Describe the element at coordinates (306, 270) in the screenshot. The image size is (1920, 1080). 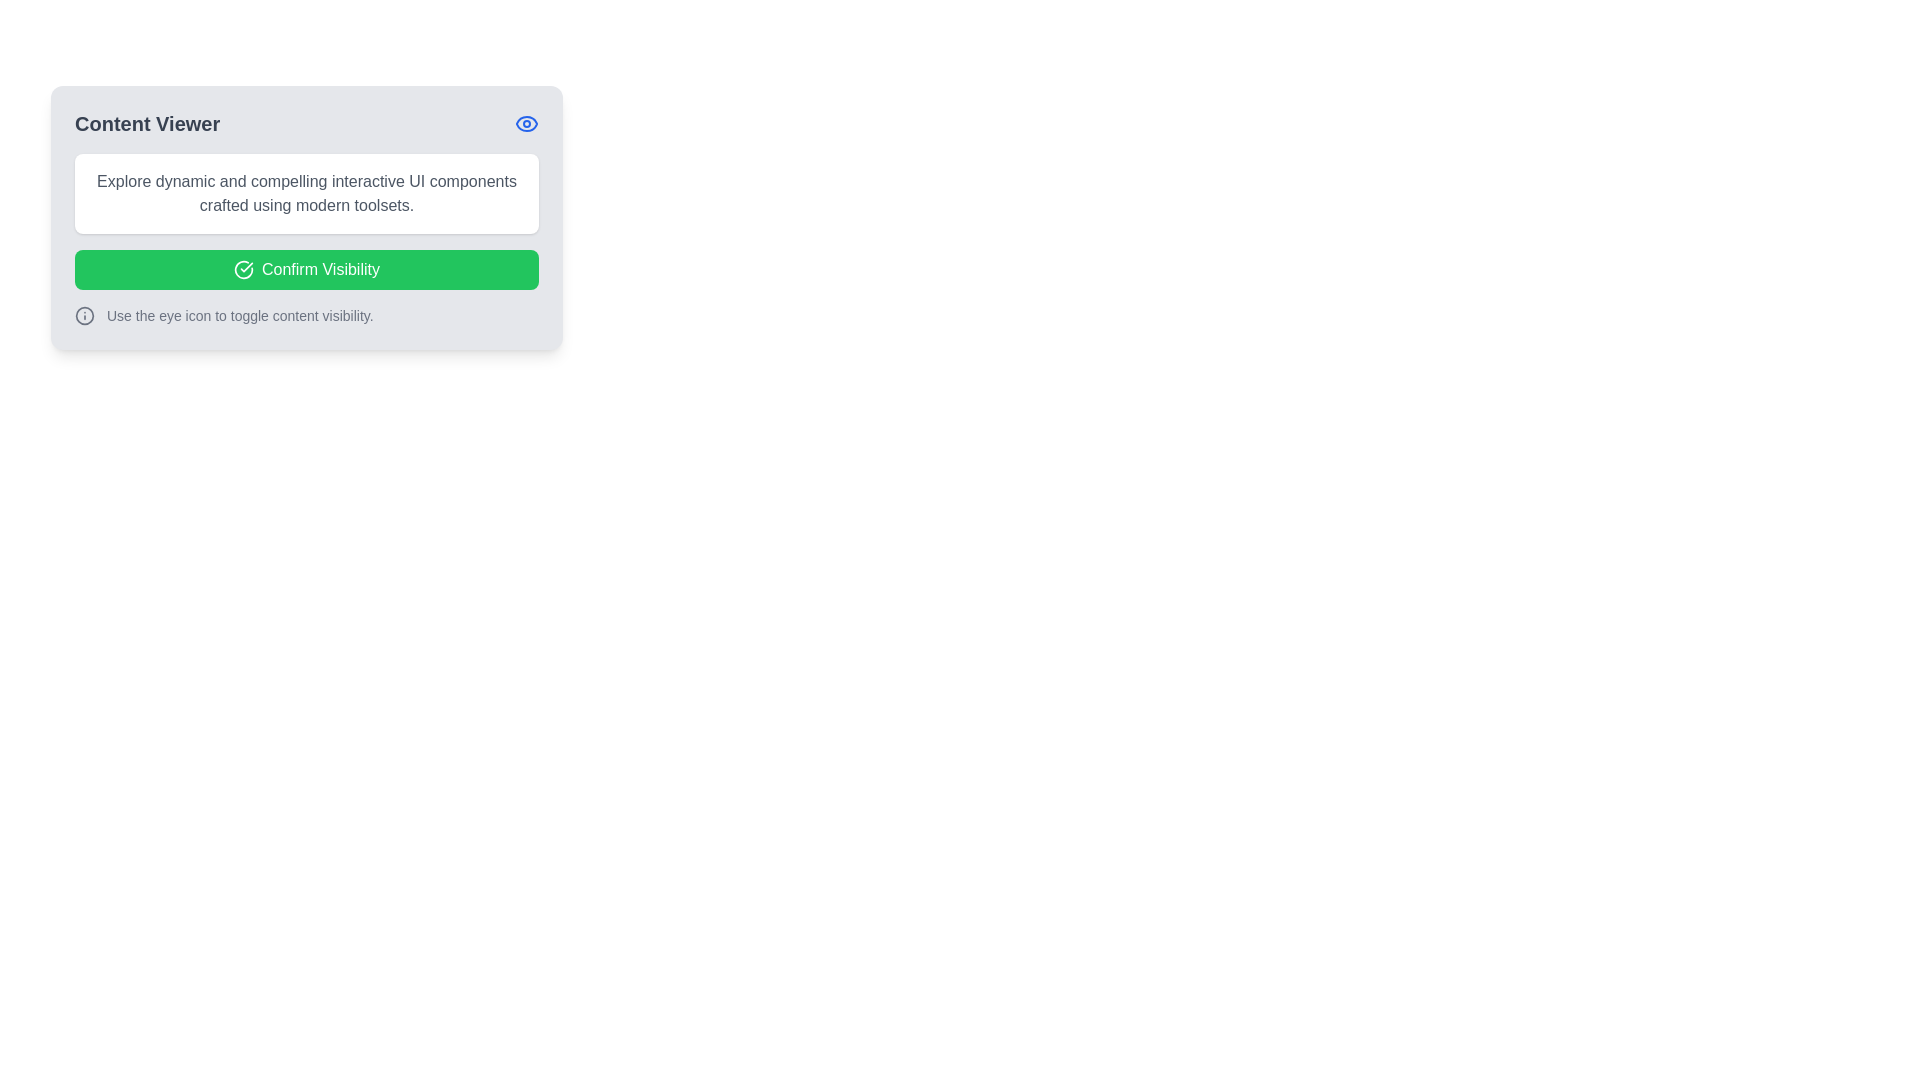
I see `the Text Label that provides context for the 'Confirm Visibility' button, located at the center of the button within the 'Content Viewer' panel` at that location.